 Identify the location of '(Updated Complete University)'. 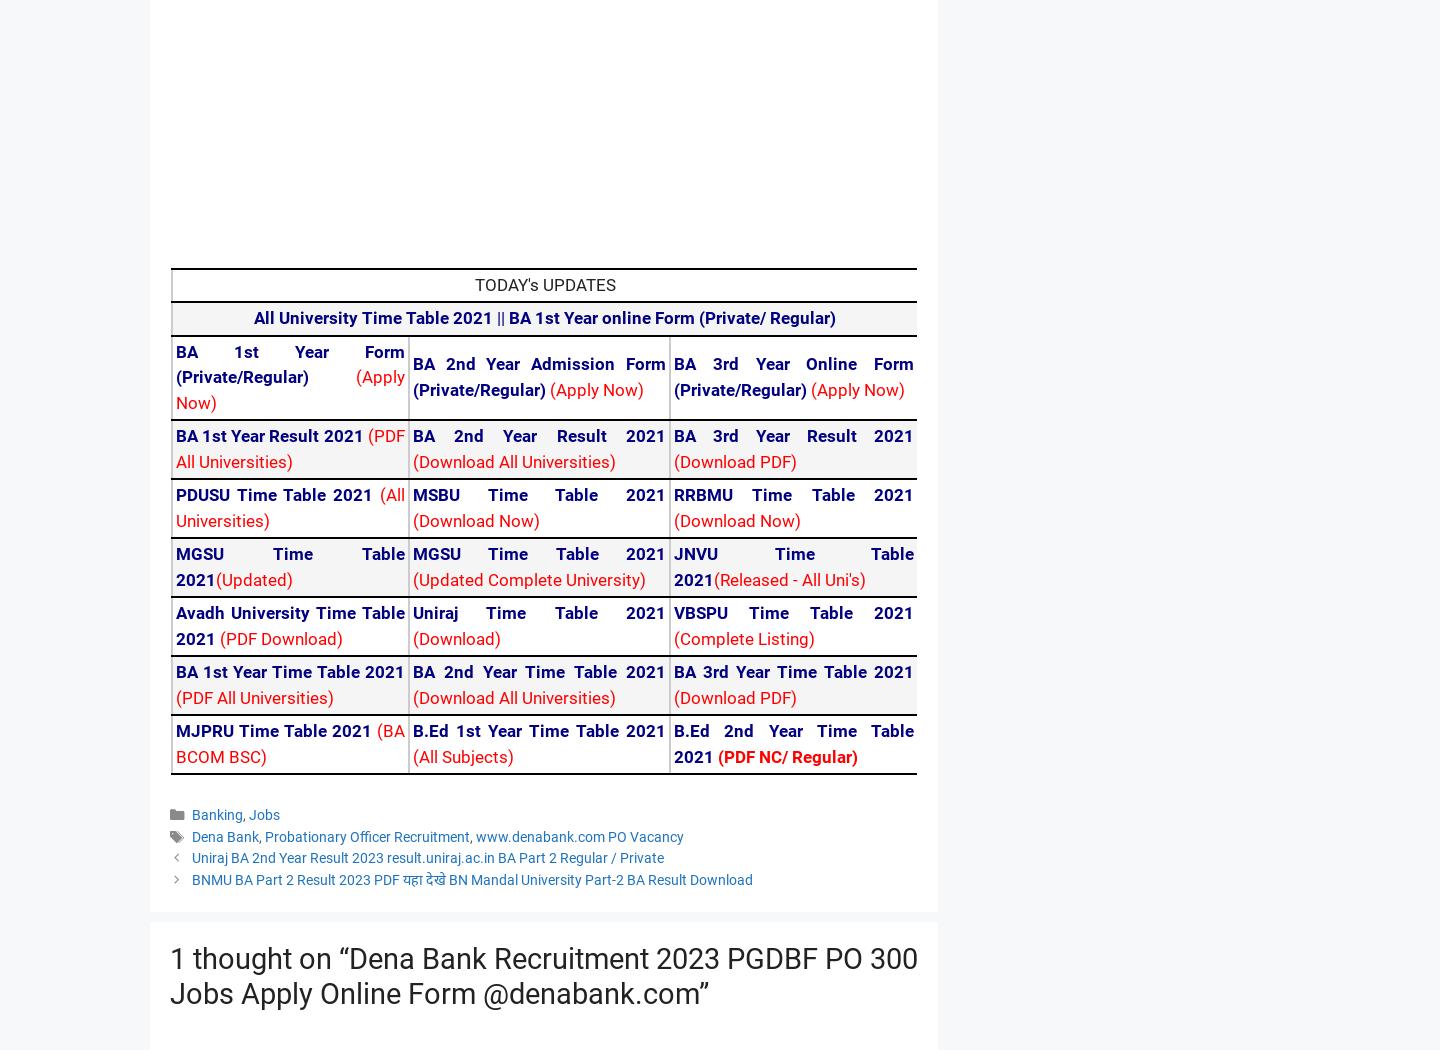
(527, 577).